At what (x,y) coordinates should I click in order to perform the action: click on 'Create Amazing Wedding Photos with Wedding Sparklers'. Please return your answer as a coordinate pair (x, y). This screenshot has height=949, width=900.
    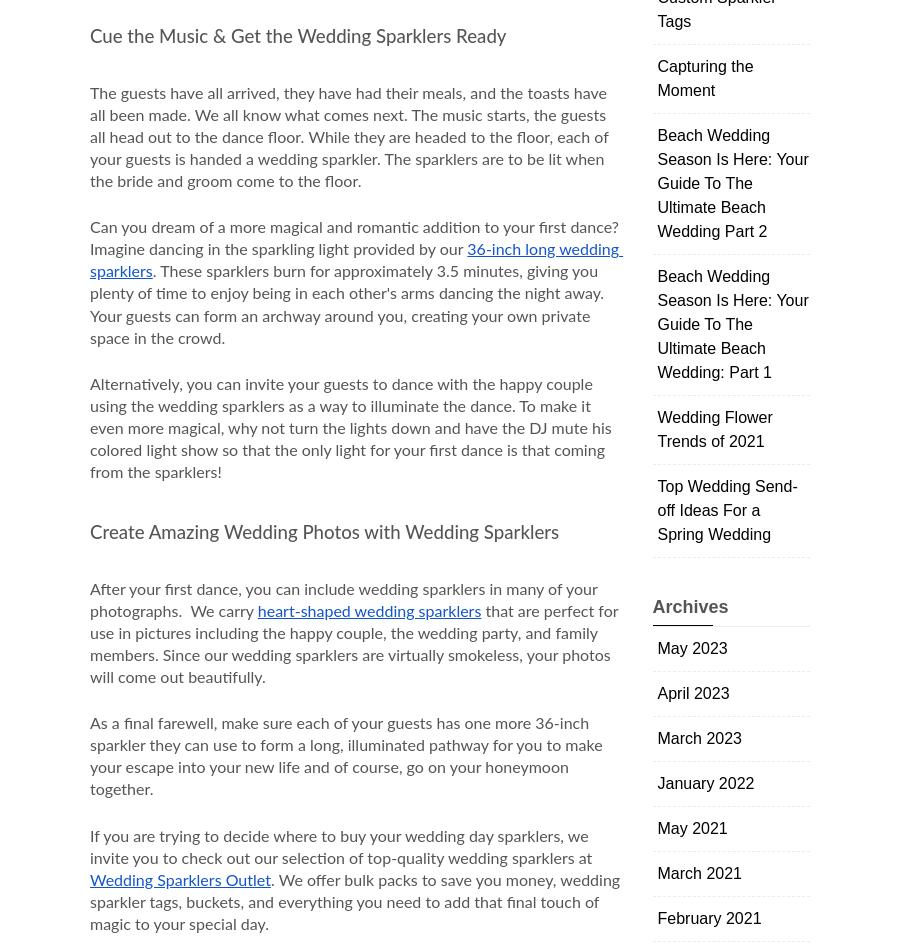
    Looking at the image, I should click on (89, 532).